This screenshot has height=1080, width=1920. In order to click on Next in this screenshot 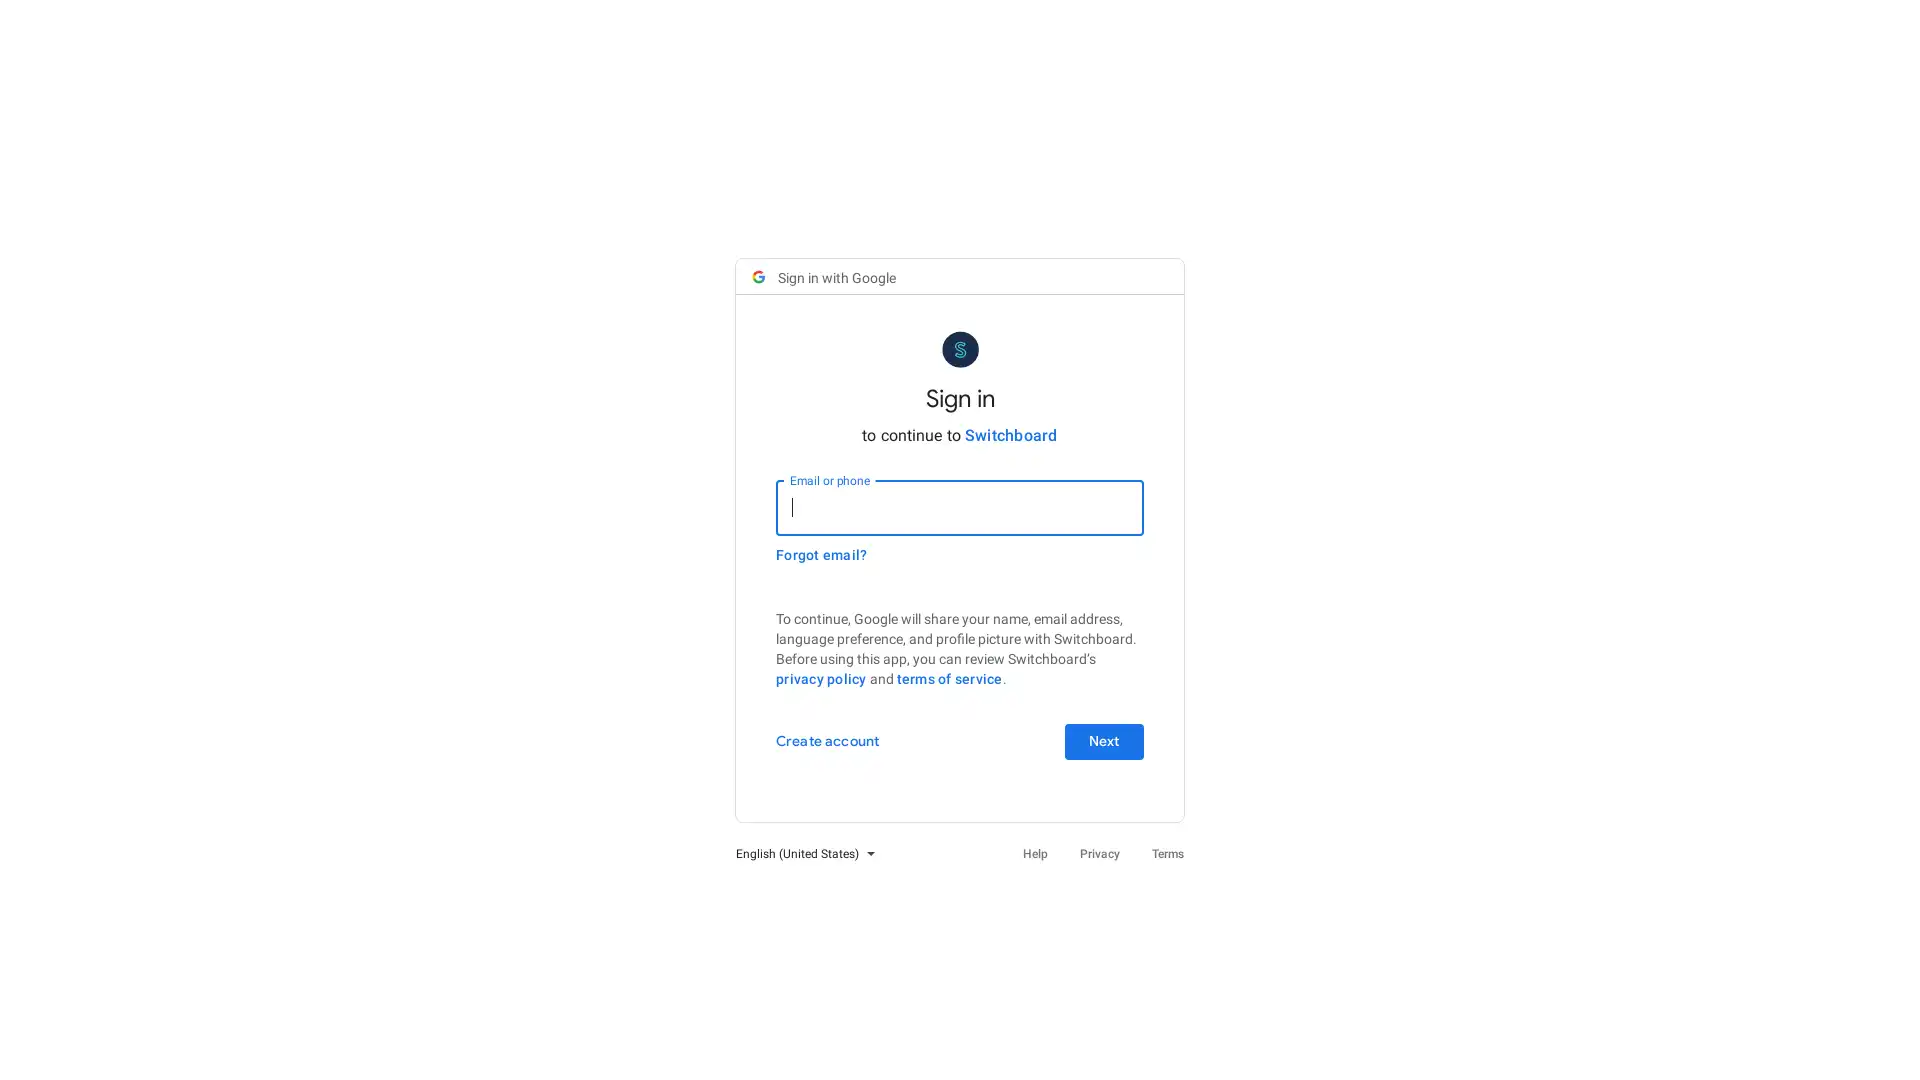, I will do `click(1103, 740)`.